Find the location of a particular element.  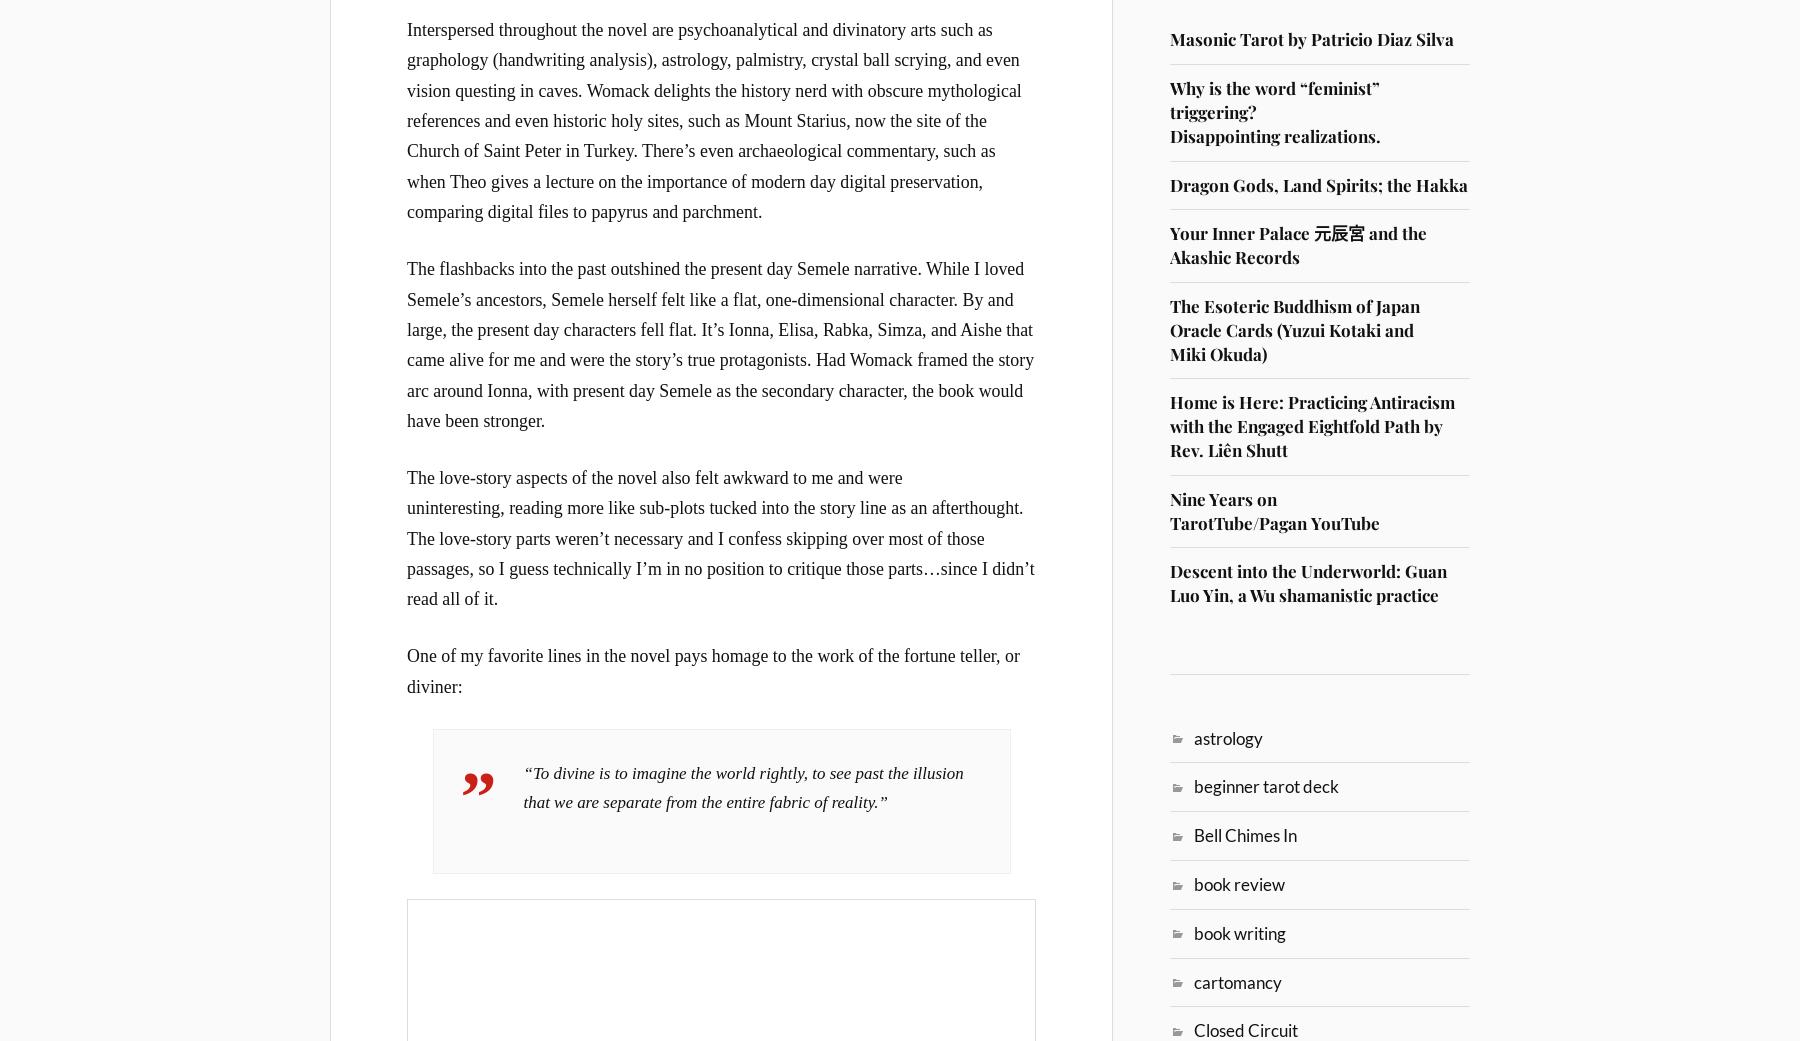

'“To divine is to imagine the world rightly, to see past the illusion that we are separate from the entire fabric of reality.”' is located at coordinates (742, 786).